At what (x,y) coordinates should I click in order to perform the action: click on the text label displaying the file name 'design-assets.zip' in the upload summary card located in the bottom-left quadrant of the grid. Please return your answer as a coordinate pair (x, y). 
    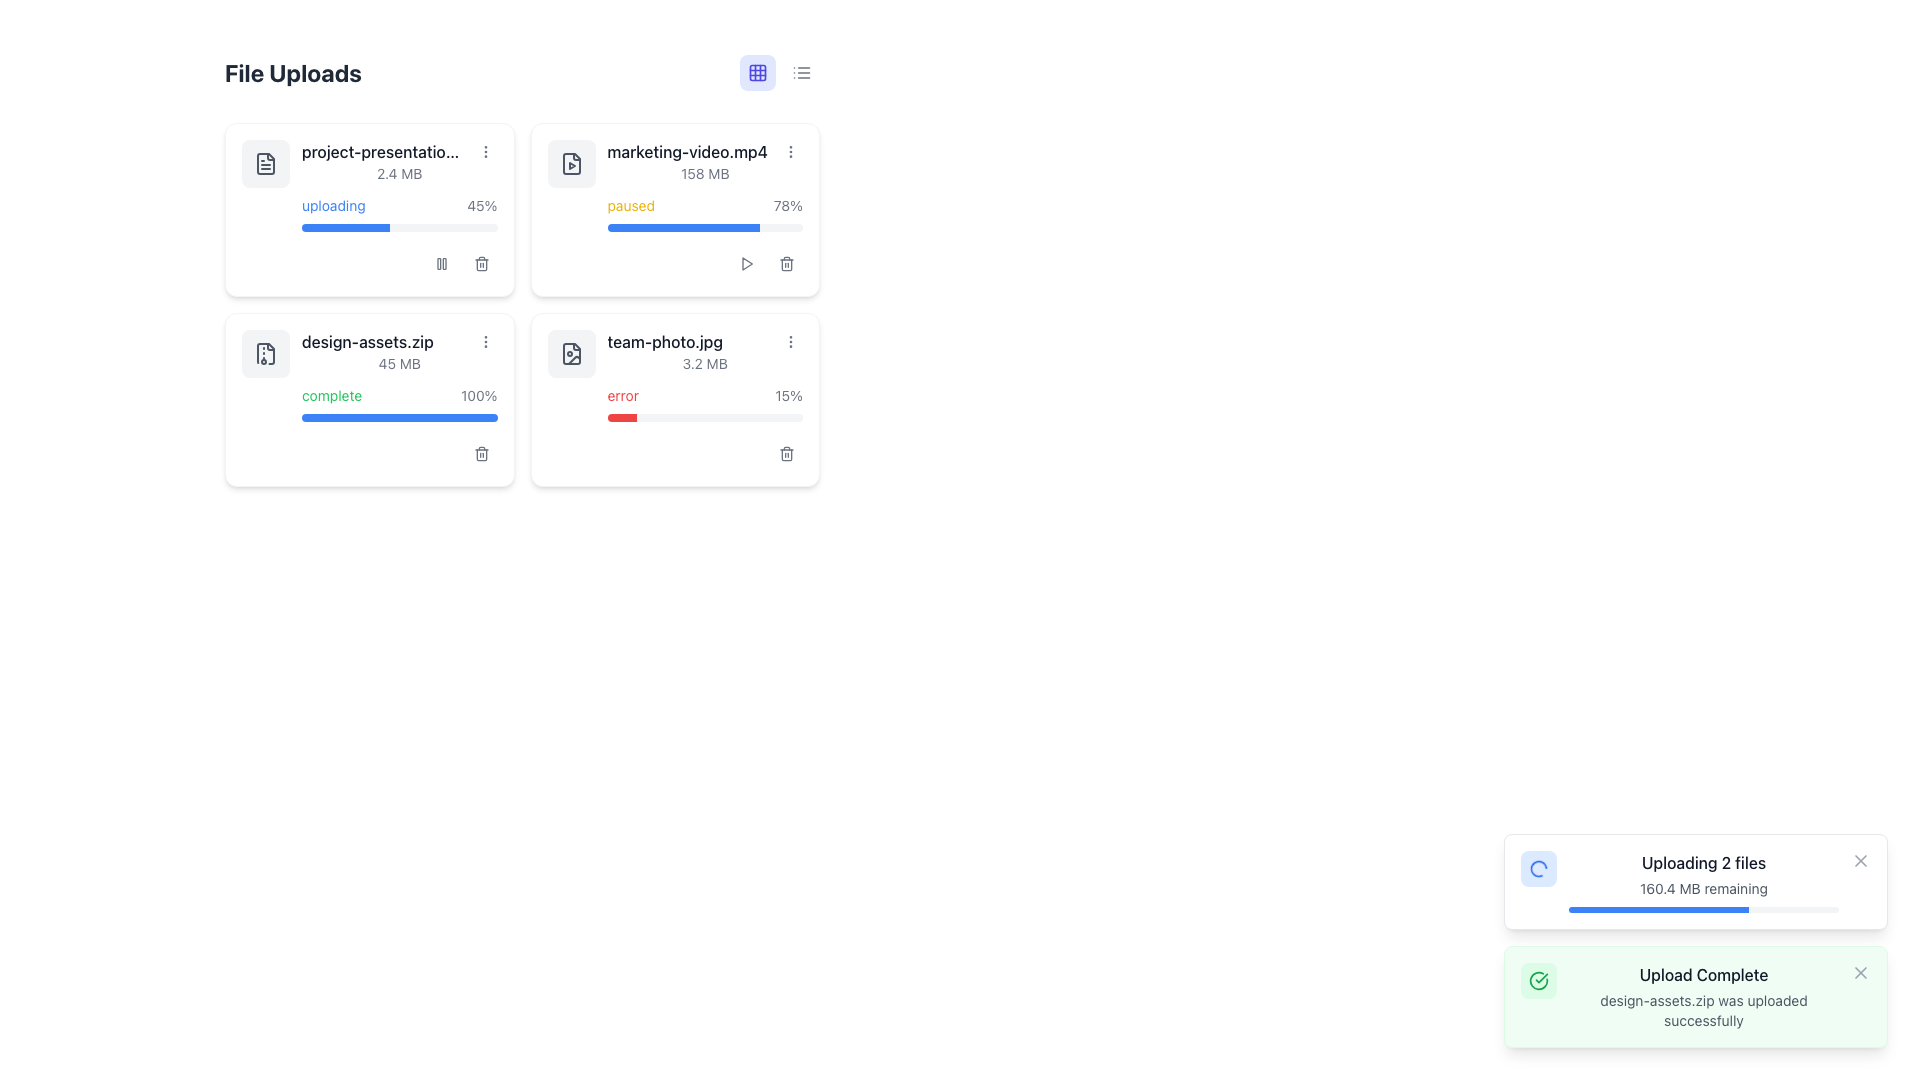
    Looking at the image, I should click on (367, 341).